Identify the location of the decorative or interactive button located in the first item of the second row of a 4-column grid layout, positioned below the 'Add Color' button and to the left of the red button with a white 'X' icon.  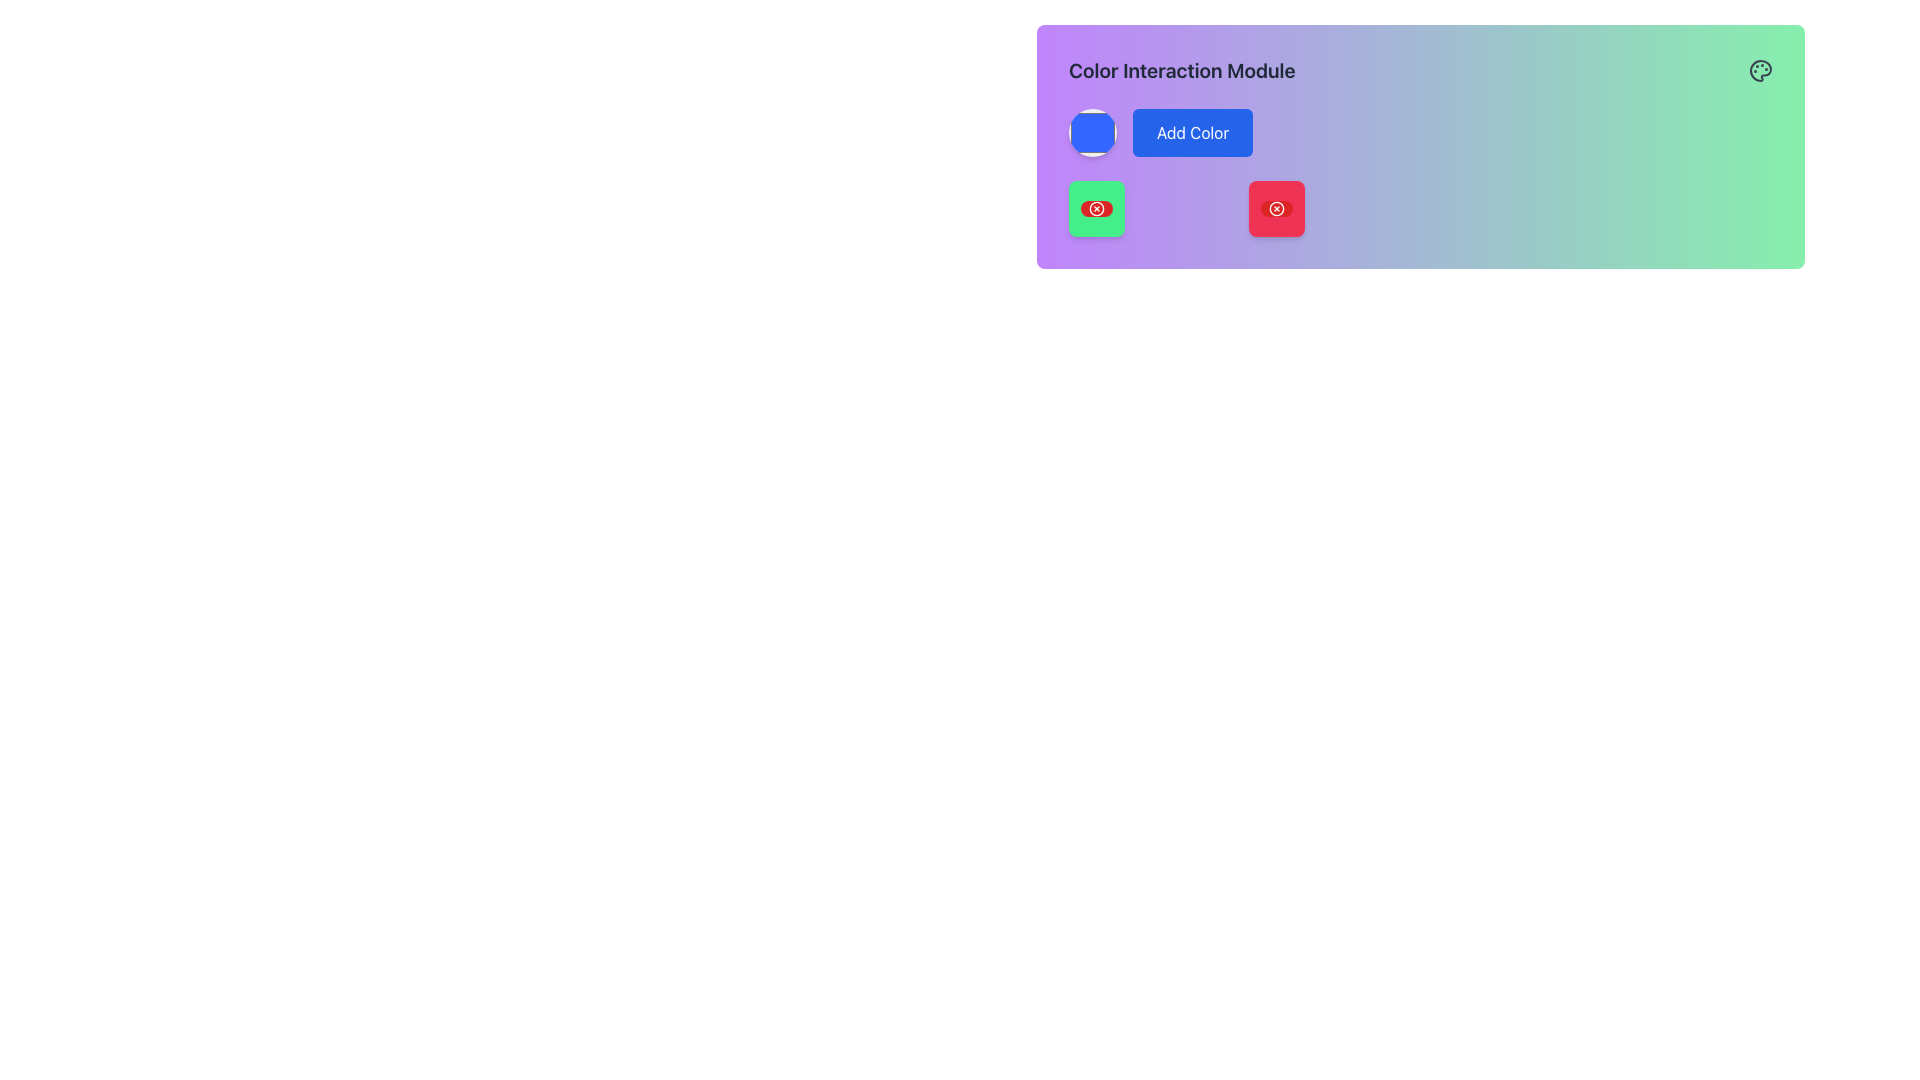
(1096, 208).